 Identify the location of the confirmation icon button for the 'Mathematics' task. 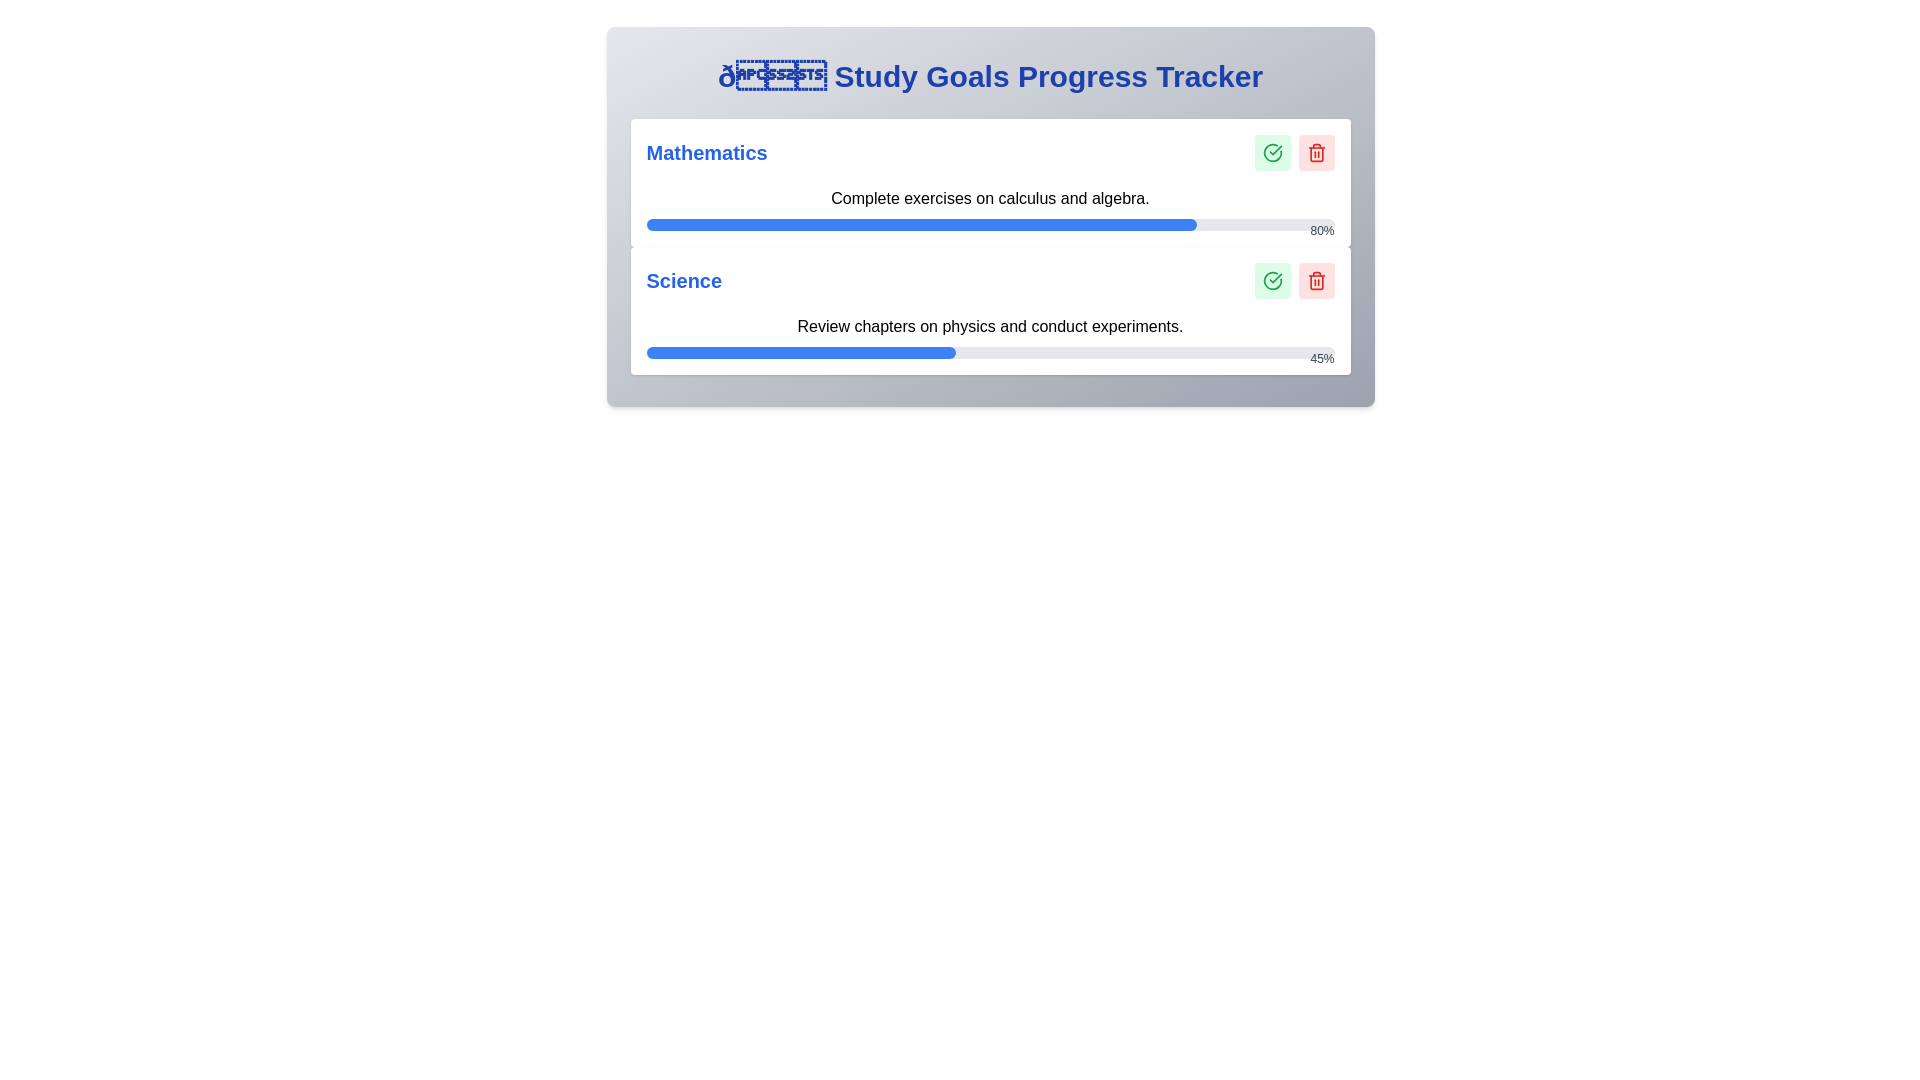
(1271, 152).